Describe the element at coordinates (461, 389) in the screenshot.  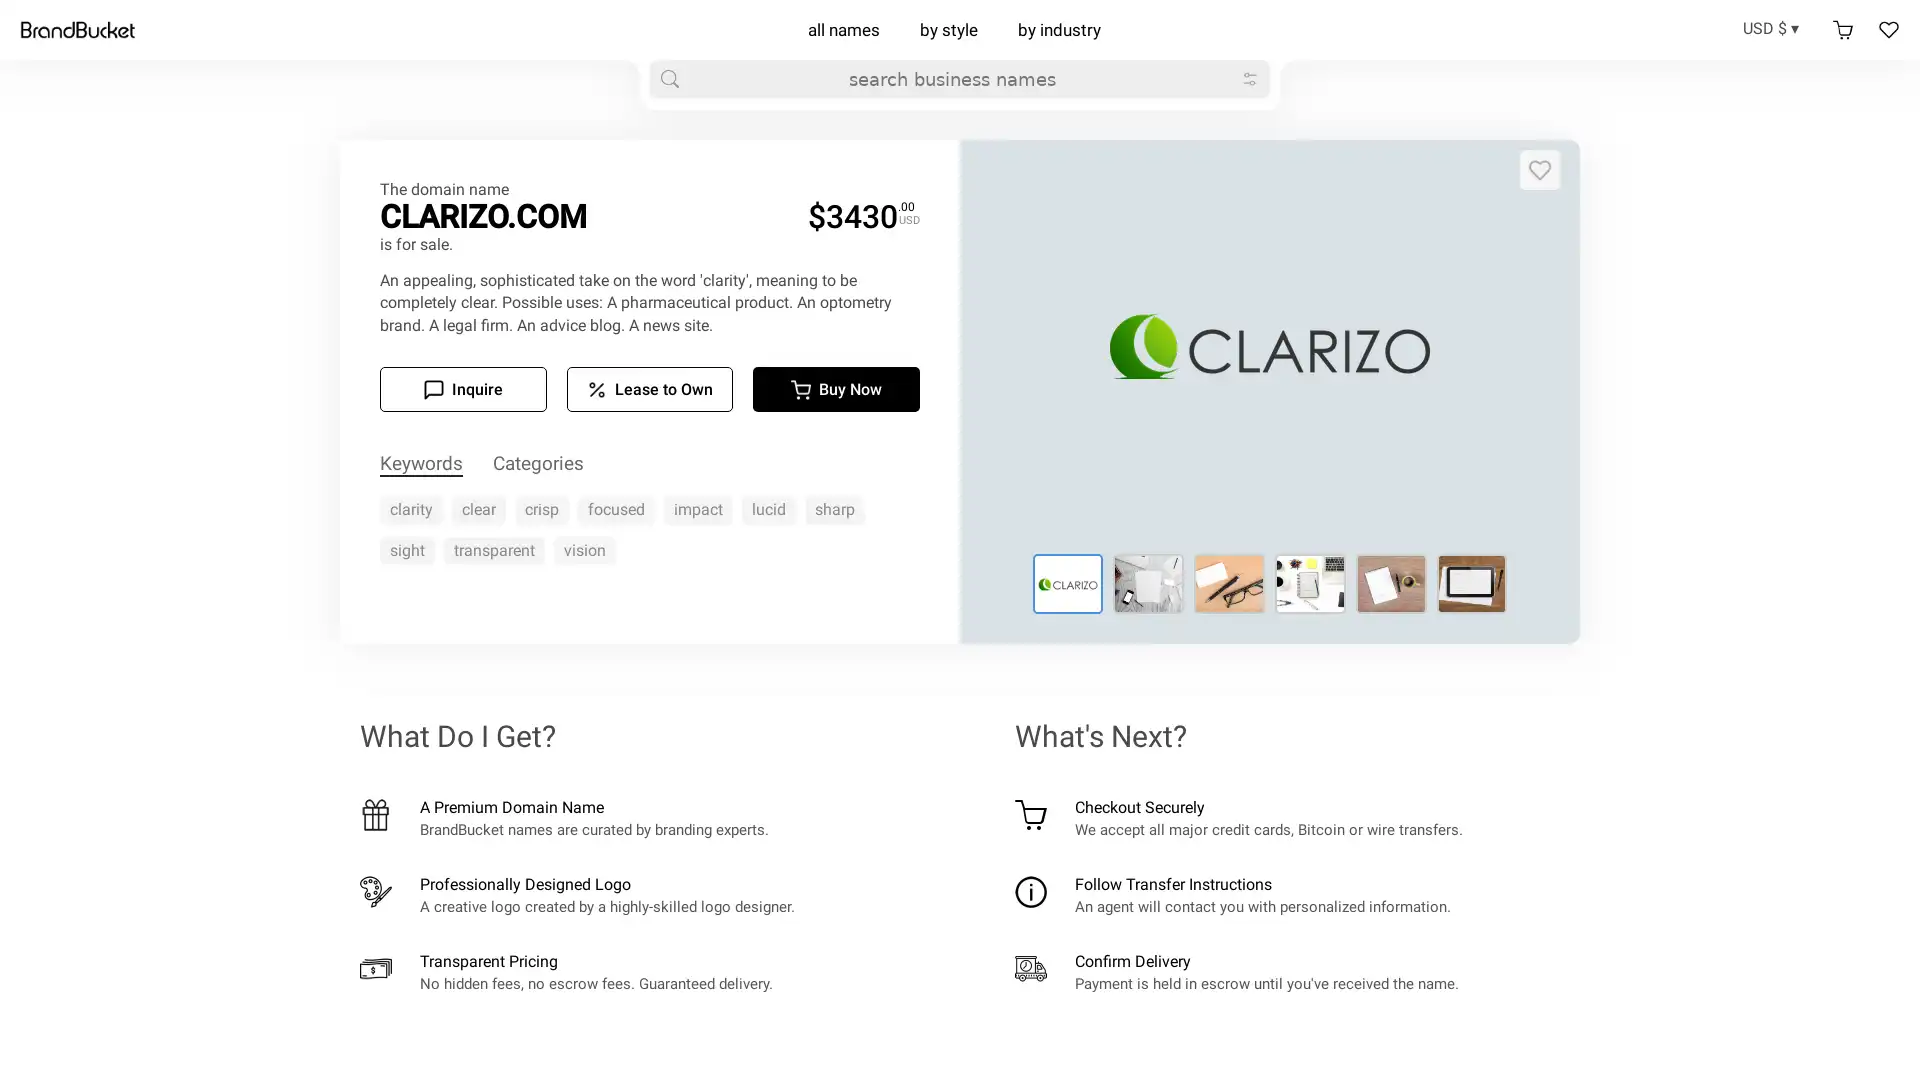
I see `Inquire Inquire` at that location.